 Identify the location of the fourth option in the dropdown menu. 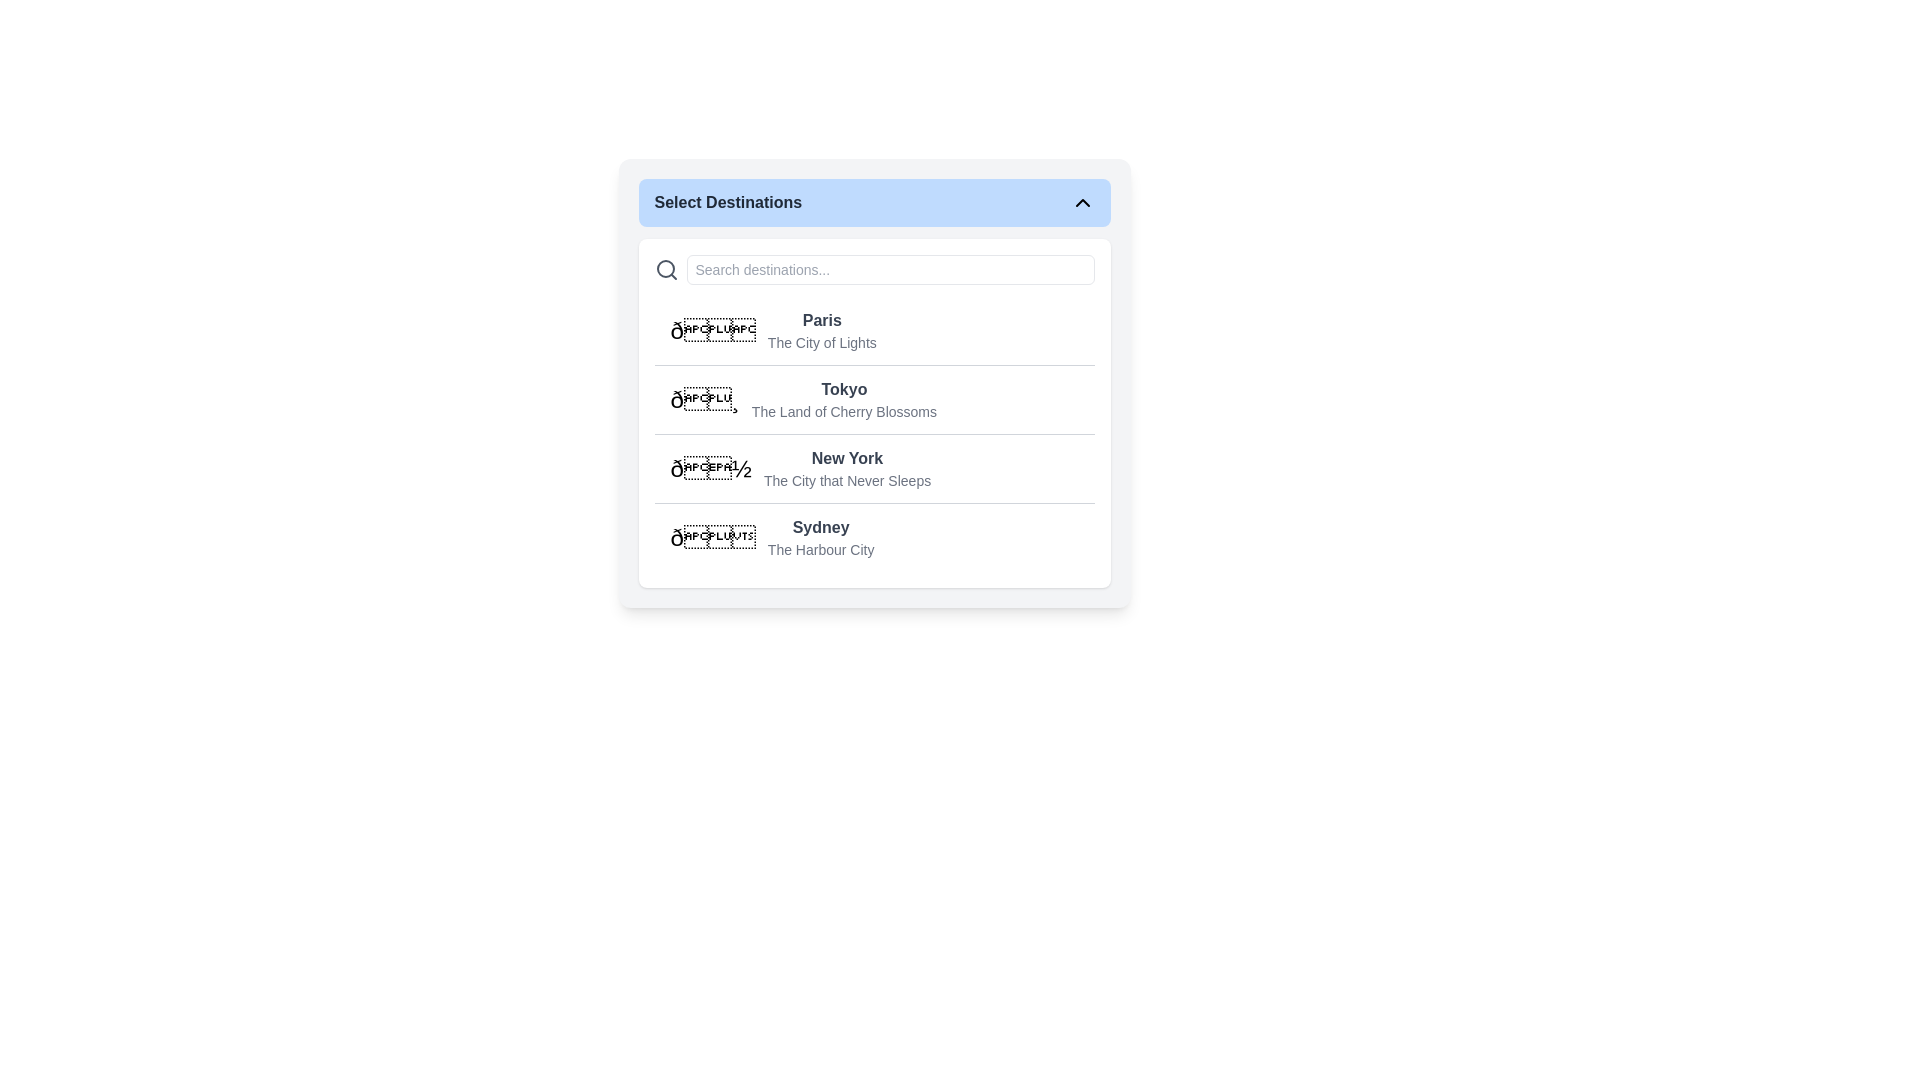
(874, 536).